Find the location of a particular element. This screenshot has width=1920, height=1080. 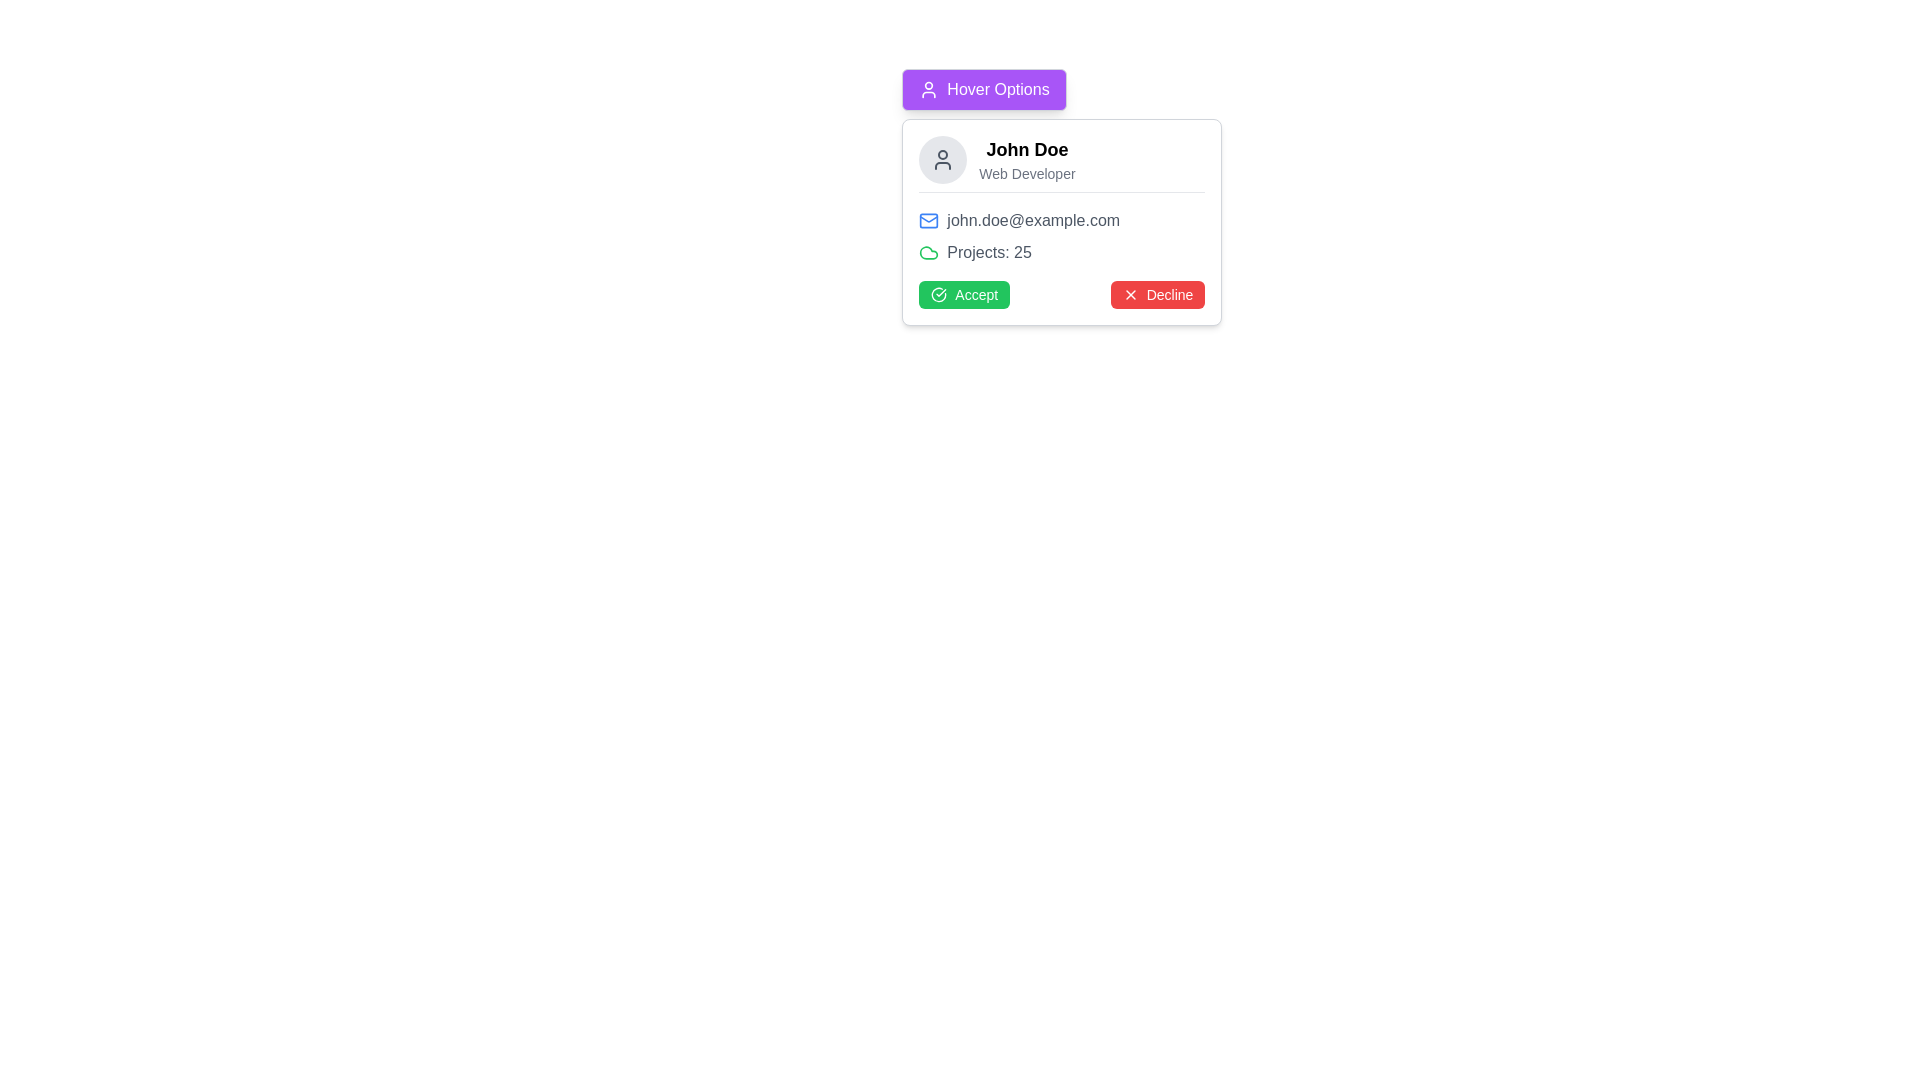

the decorative icon on the 'Decline' button, which visually indicates the button's function to reject or cancel an action is located at coordinates (1130, 294).